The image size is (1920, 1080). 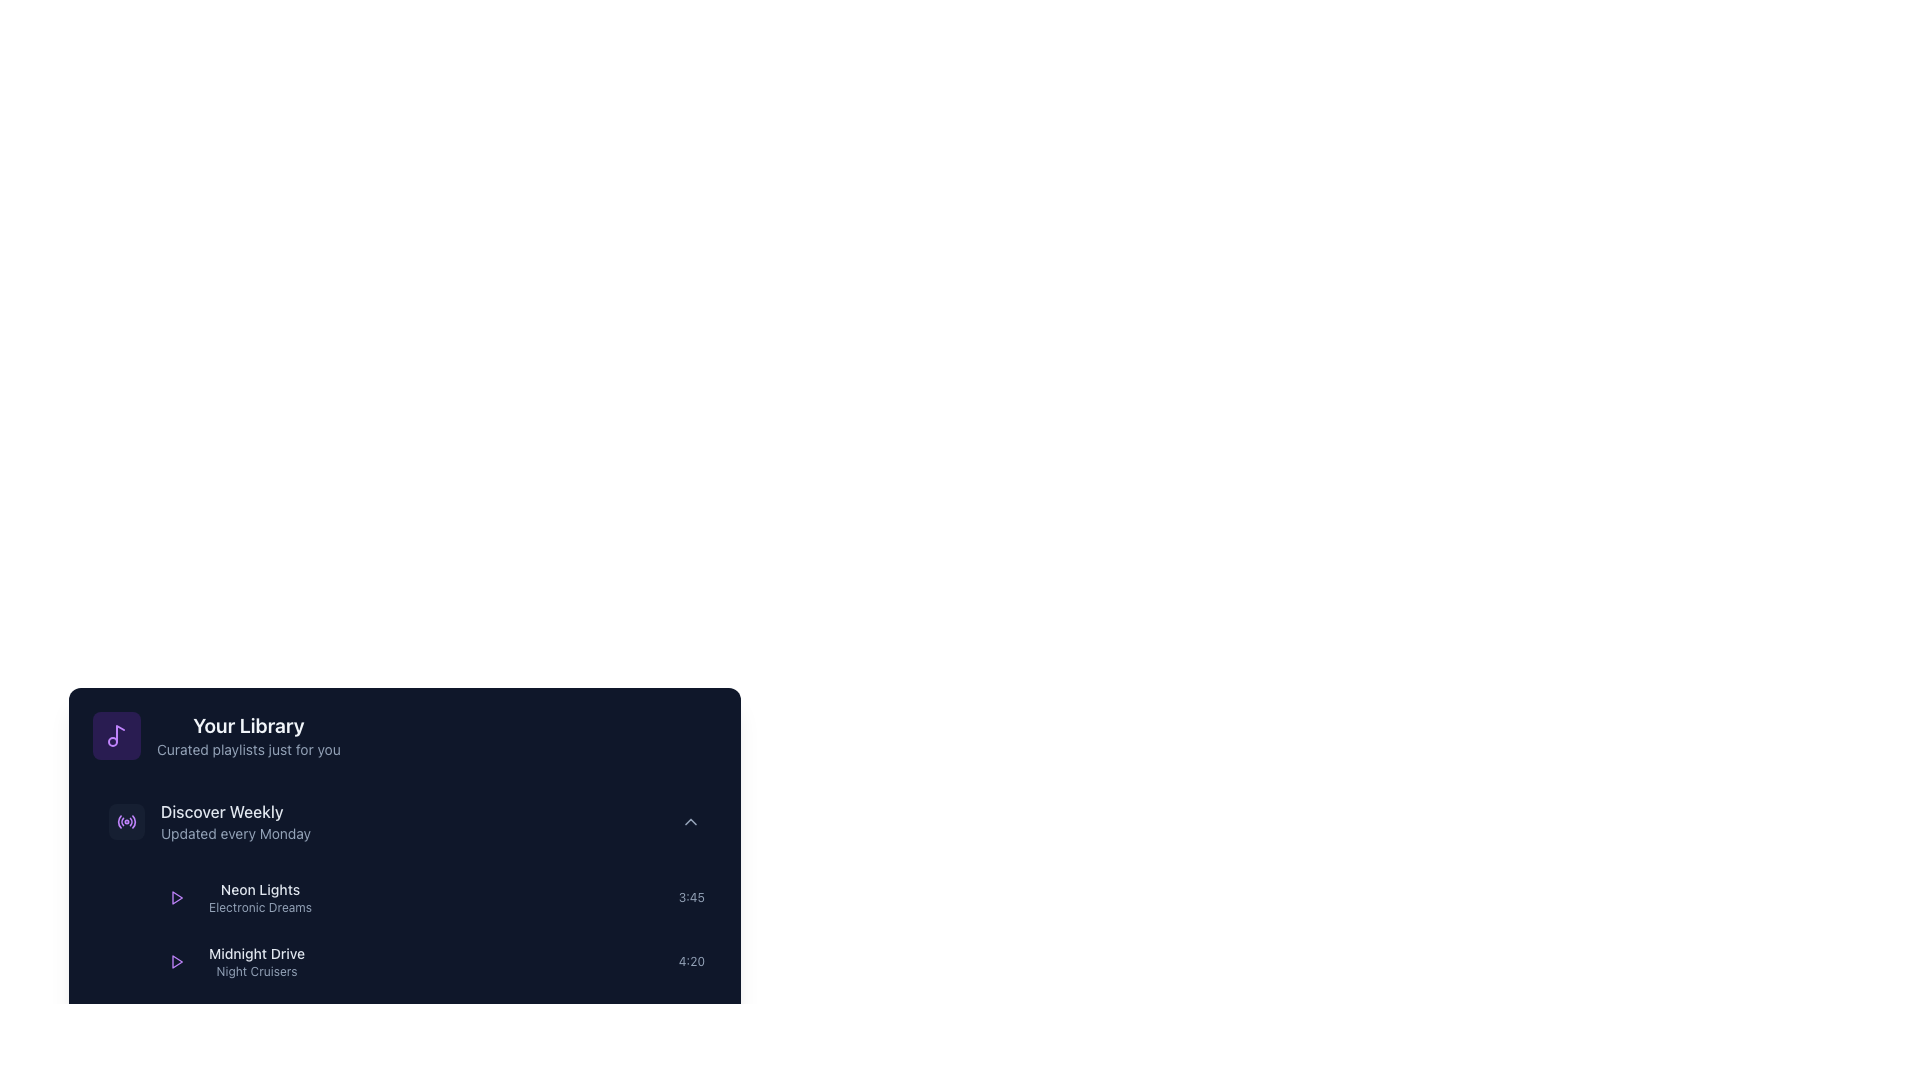 What do you see at coordinates (177, 897) in the screenshot?
I see `the circular button with a purple triangular play icon to play the associated item, located to the left of the text 'Neon Lights' and 'Electronic Dreams'` at bounding box center [177, 897].